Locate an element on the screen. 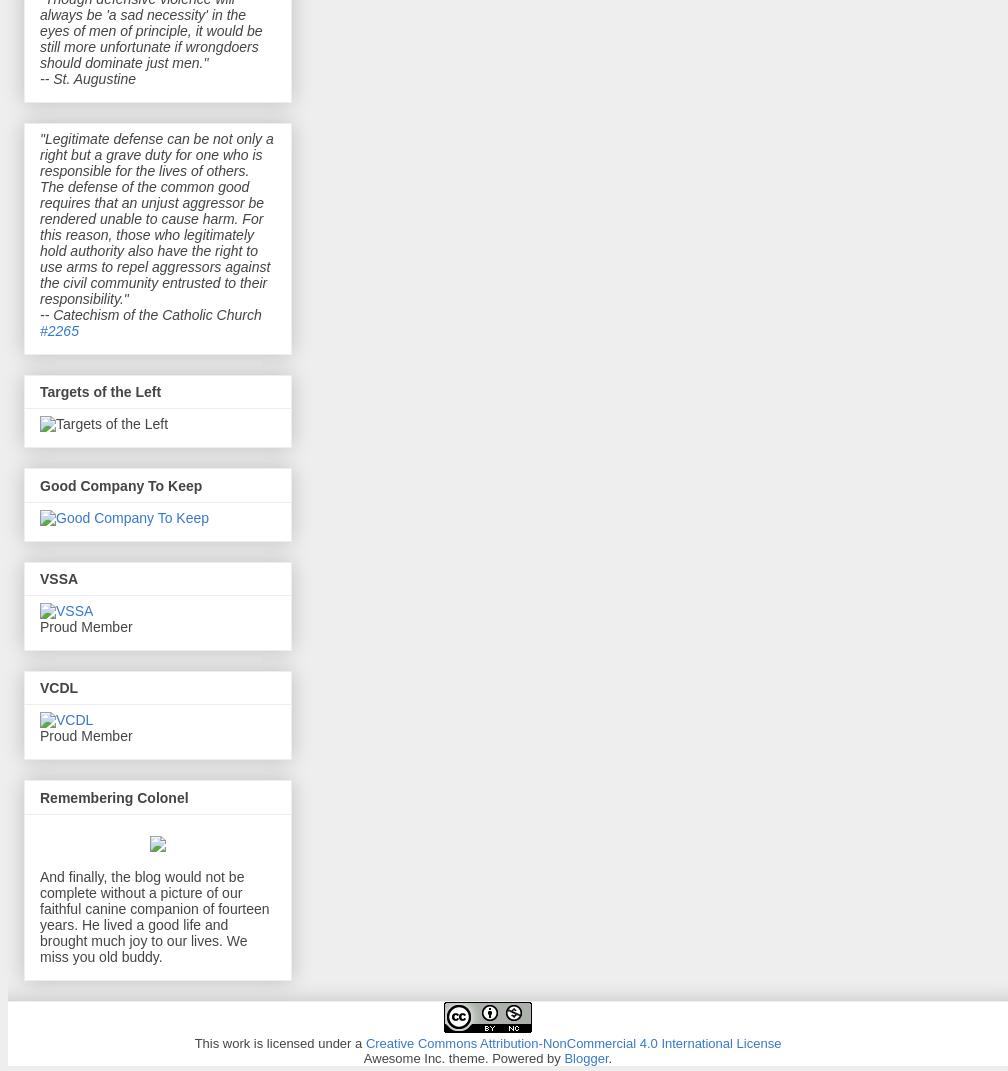 This screenshot has width=1008, height=1071. 'And finally, the blog would not be complete without a picture of our faithful canine companion of fourteen years. He lived a good life and brought much joy to our lives. We miss you old buddy.' is located at coordinates (40, 916).